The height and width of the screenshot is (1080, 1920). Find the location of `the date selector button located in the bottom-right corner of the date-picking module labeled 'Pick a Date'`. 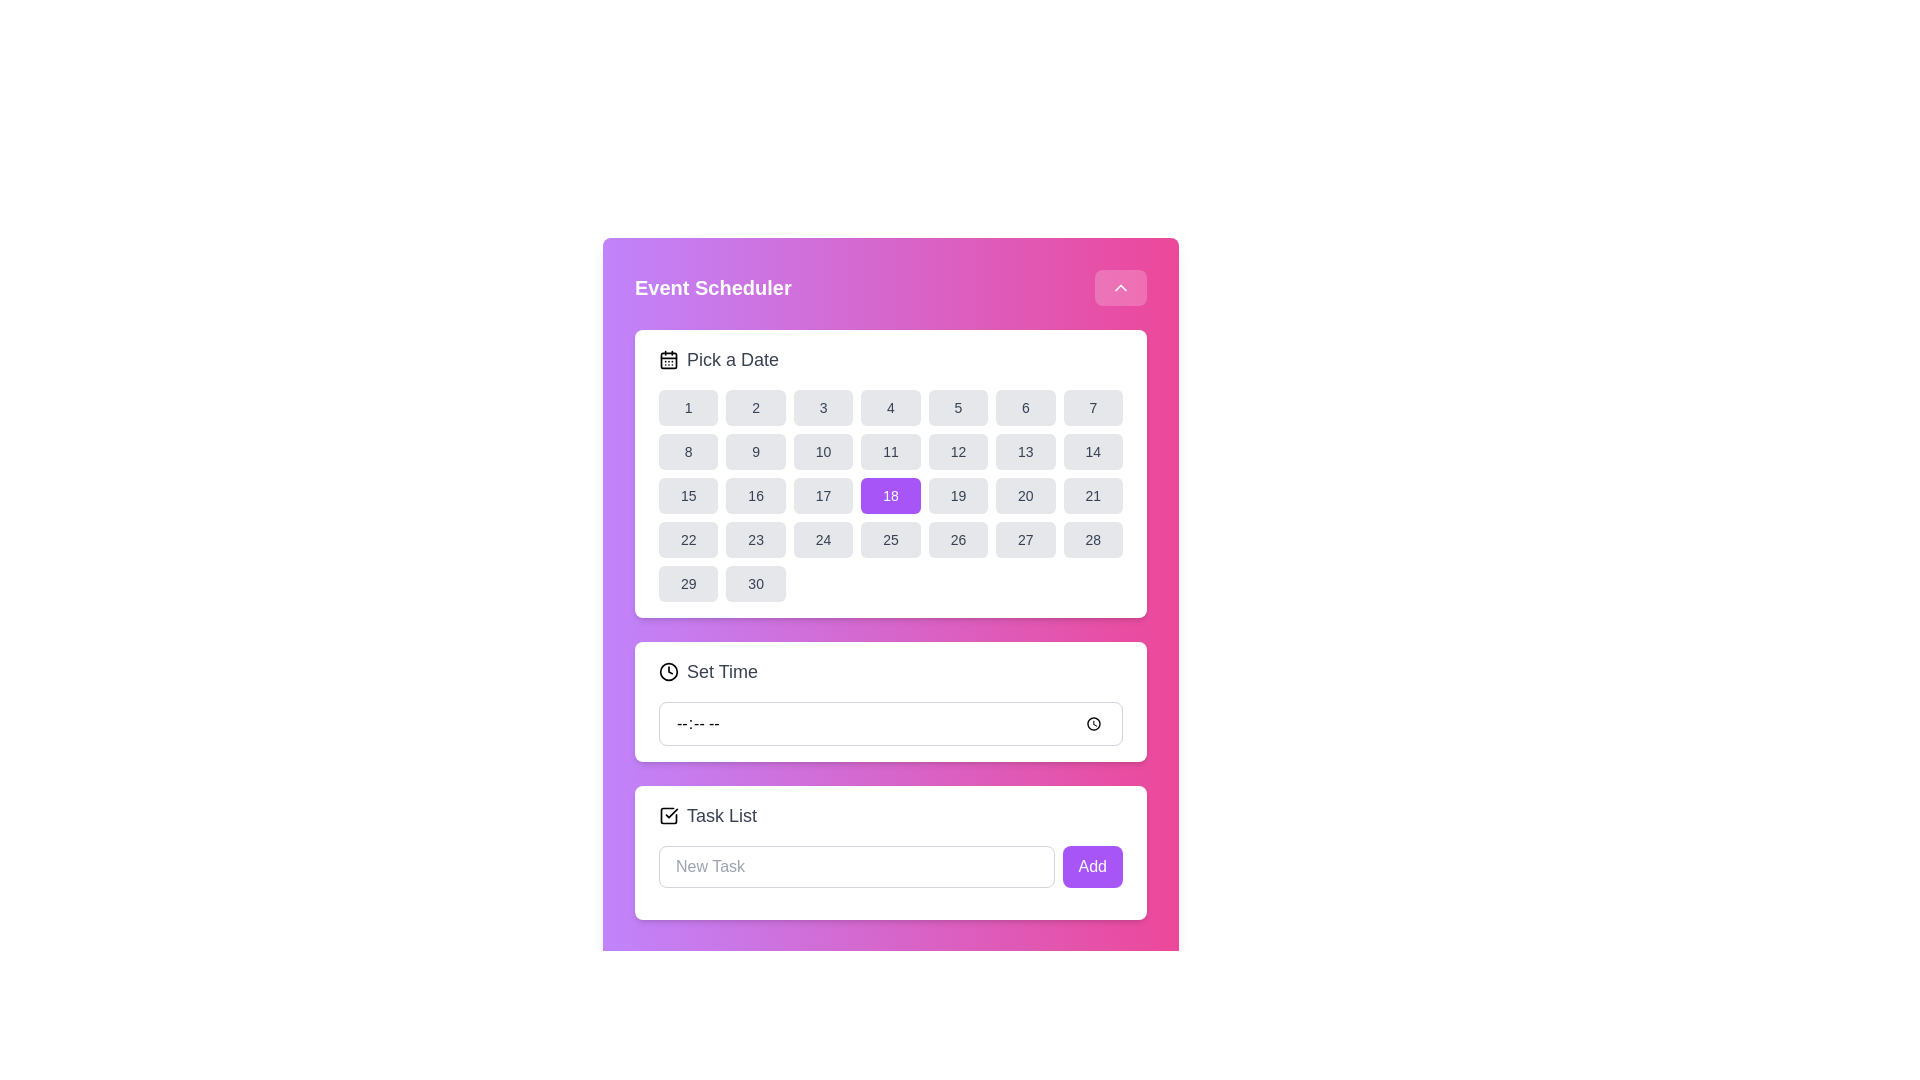

the date selector button located in the bottom-right corner of the date-picking module labeled 'Pick a Date' is located at coordinates (754, 583).